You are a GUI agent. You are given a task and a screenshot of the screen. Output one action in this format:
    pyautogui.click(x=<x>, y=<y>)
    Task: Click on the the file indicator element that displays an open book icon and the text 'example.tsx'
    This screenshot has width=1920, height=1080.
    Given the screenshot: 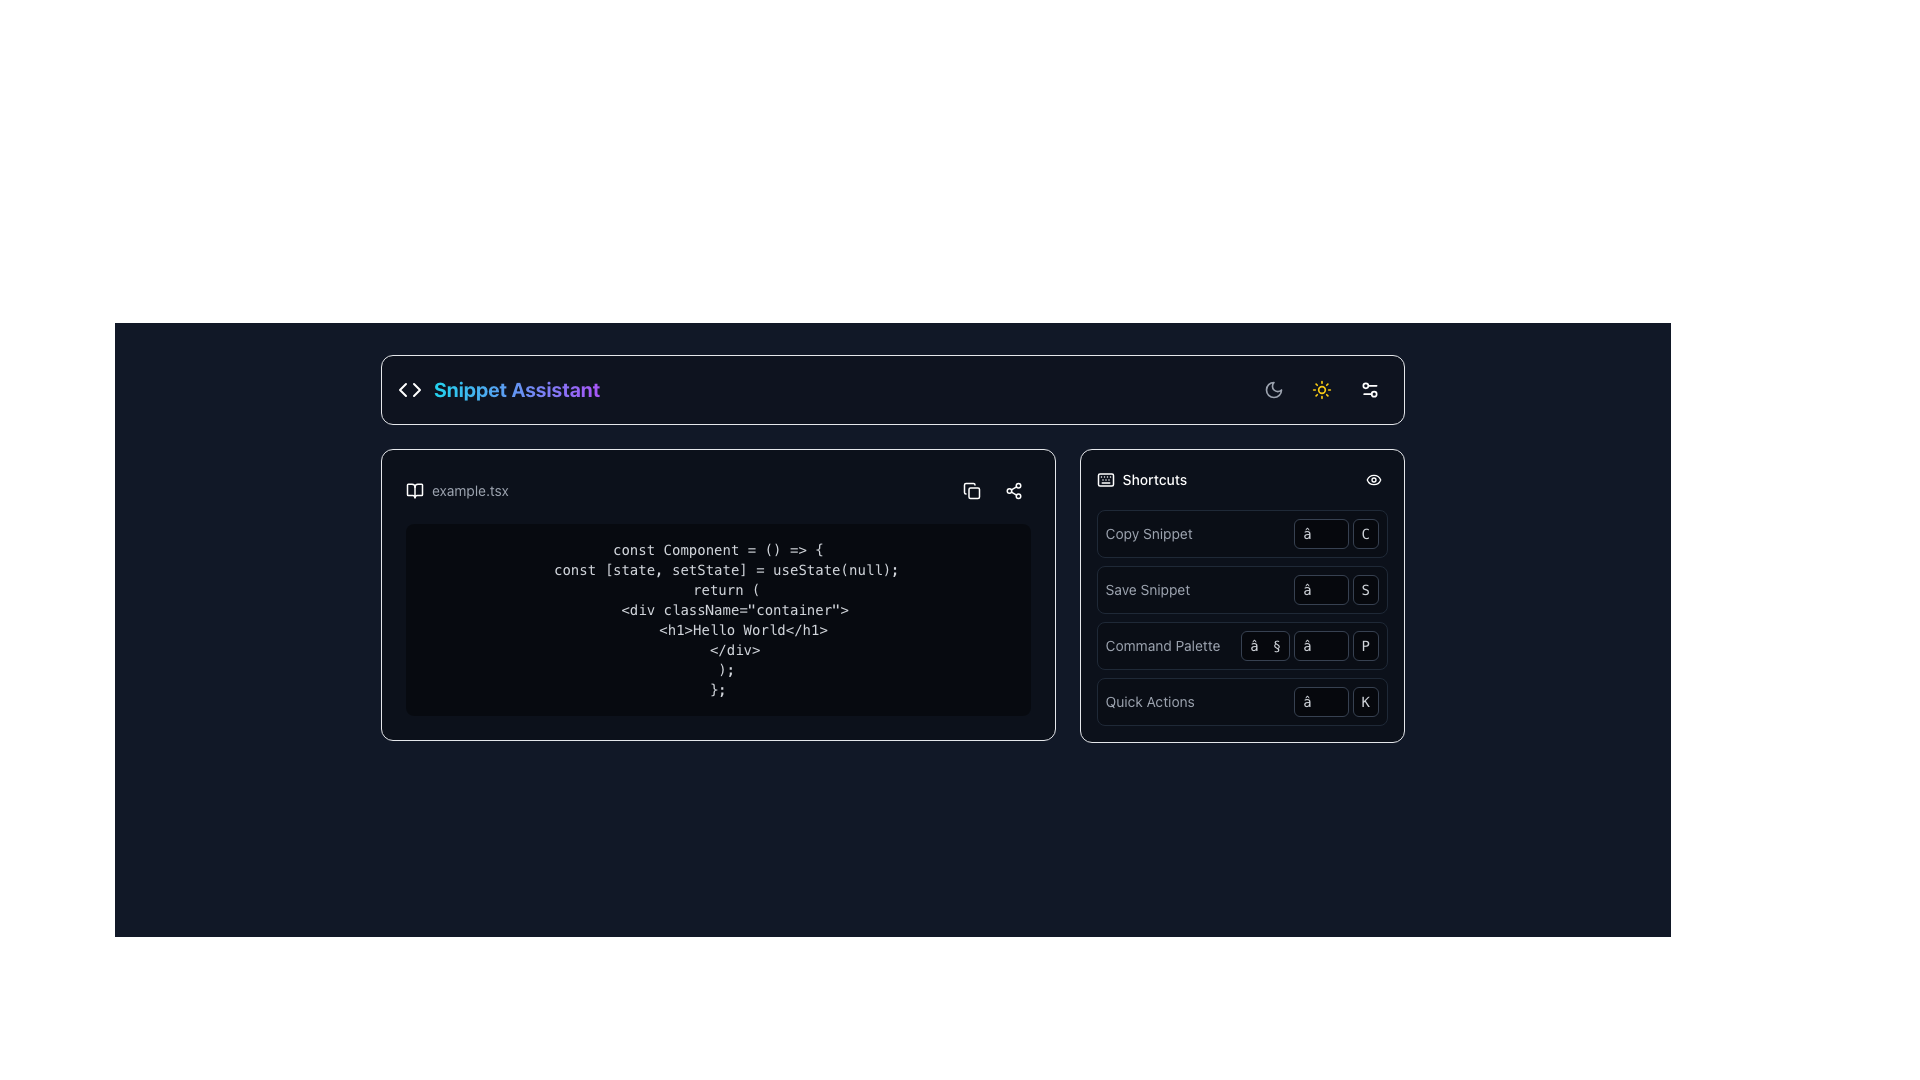 What is the action you would take?
    pyautogui.click(x=456, y=490)
    